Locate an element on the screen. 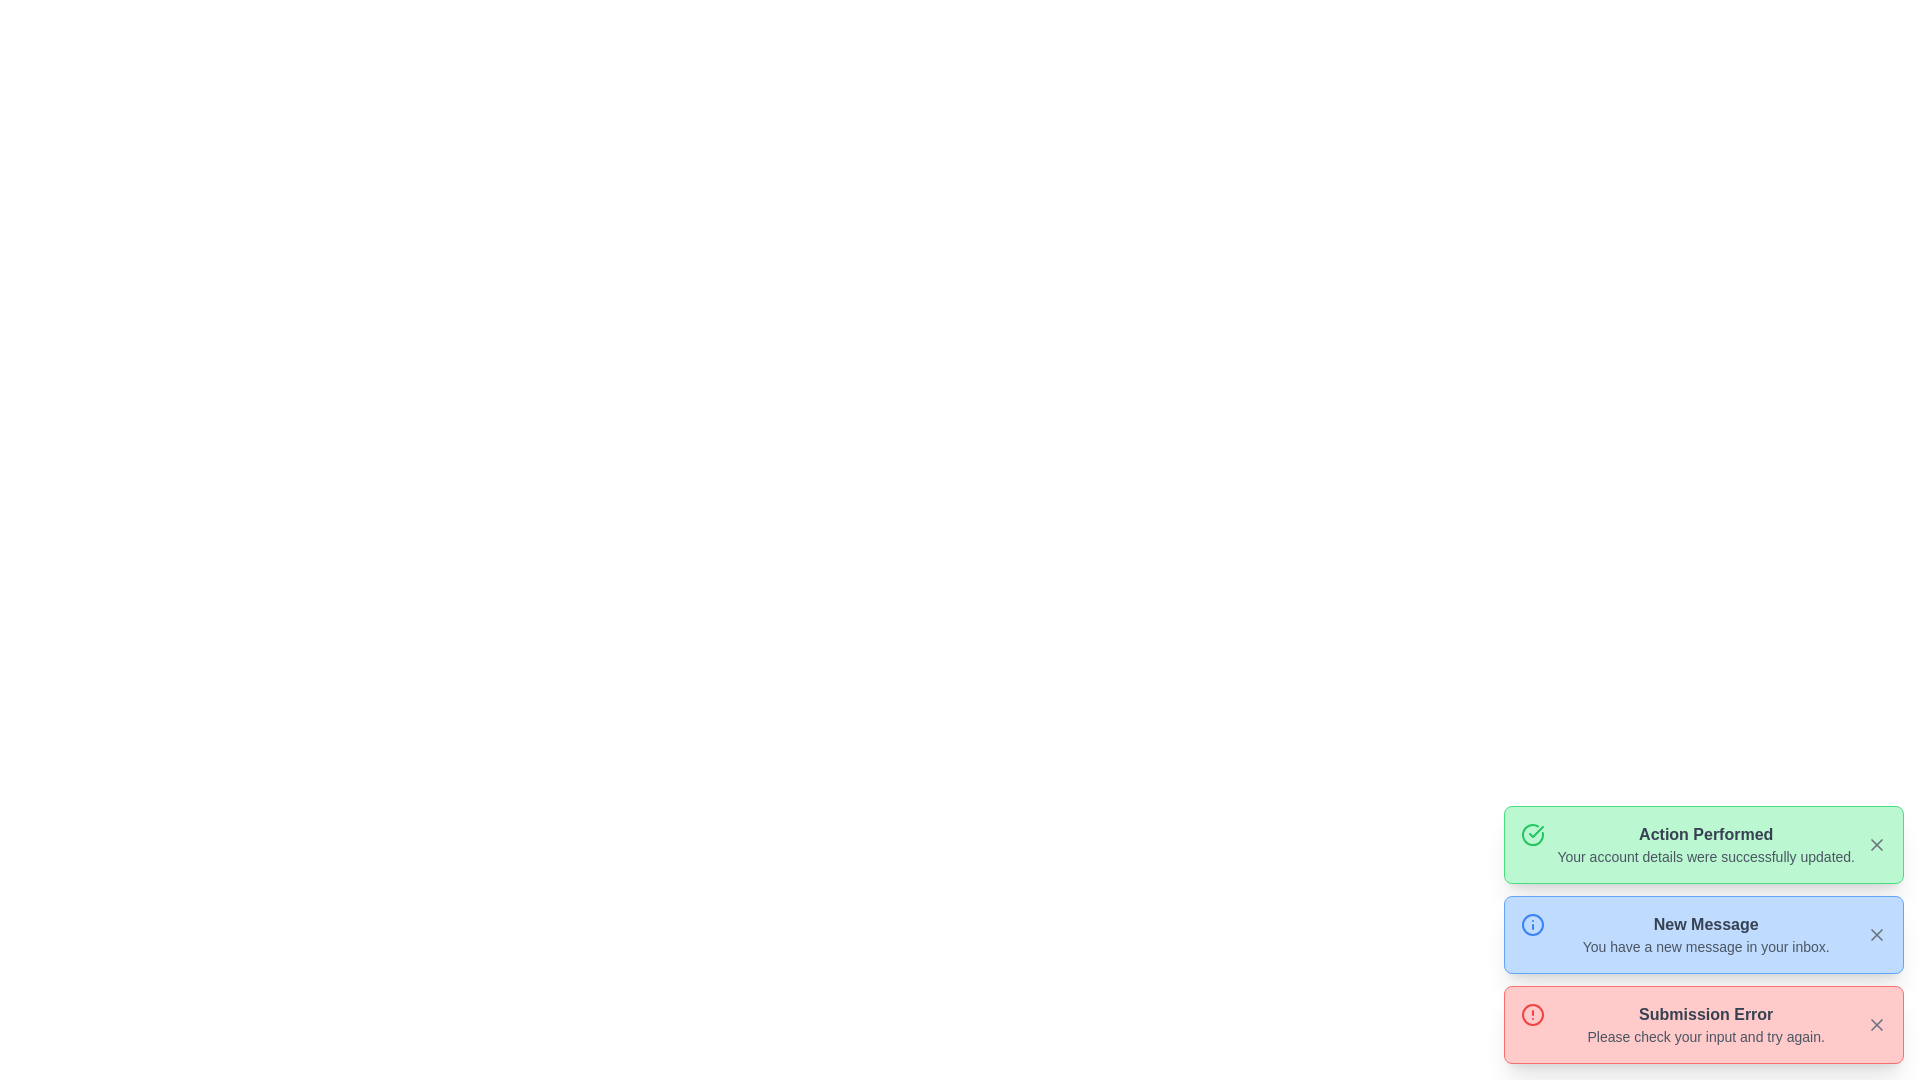 The image size is (1920, 1080). the Close button represented by an SVG icon located at the top-right corner of the green notification box labeled 'Action Performed' is located at coordinates (1875, 844).